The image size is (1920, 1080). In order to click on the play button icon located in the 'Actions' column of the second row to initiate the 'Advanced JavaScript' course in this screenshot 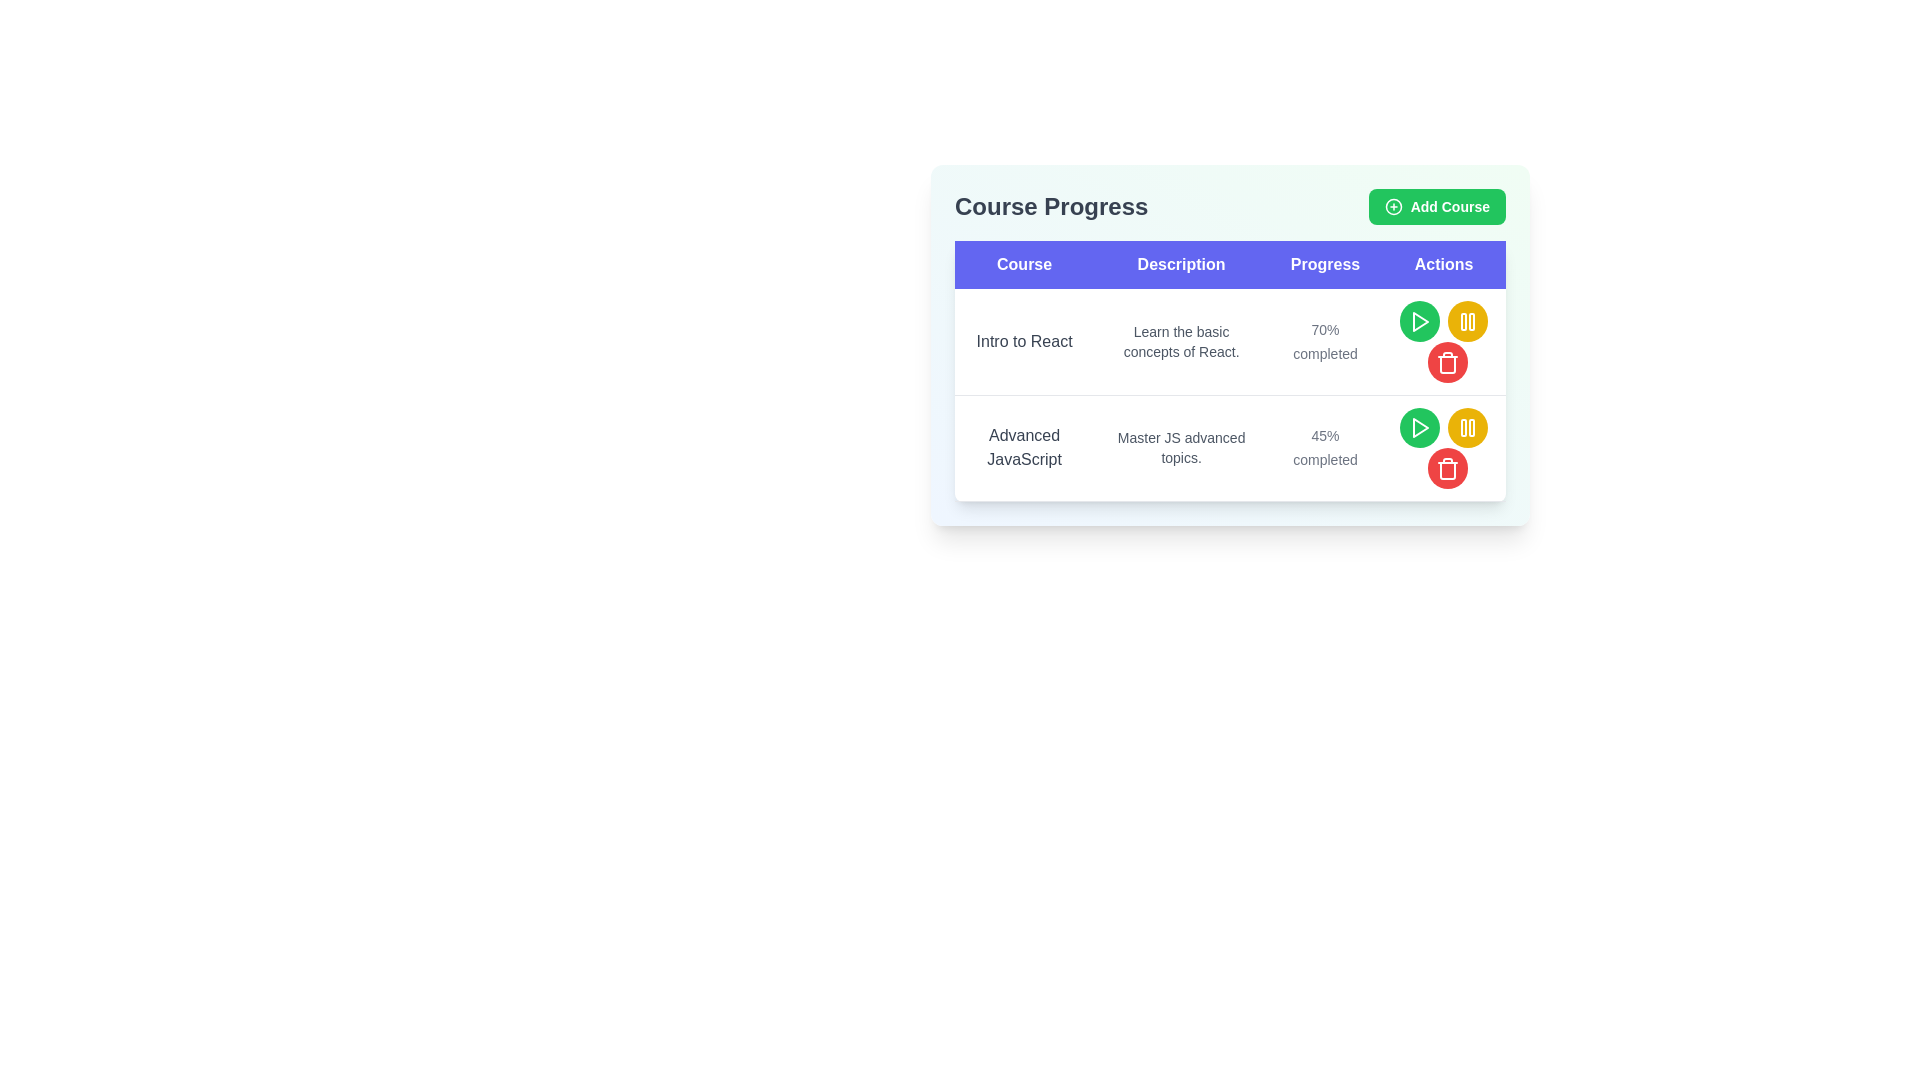, I will do `click(1419, 320)`.